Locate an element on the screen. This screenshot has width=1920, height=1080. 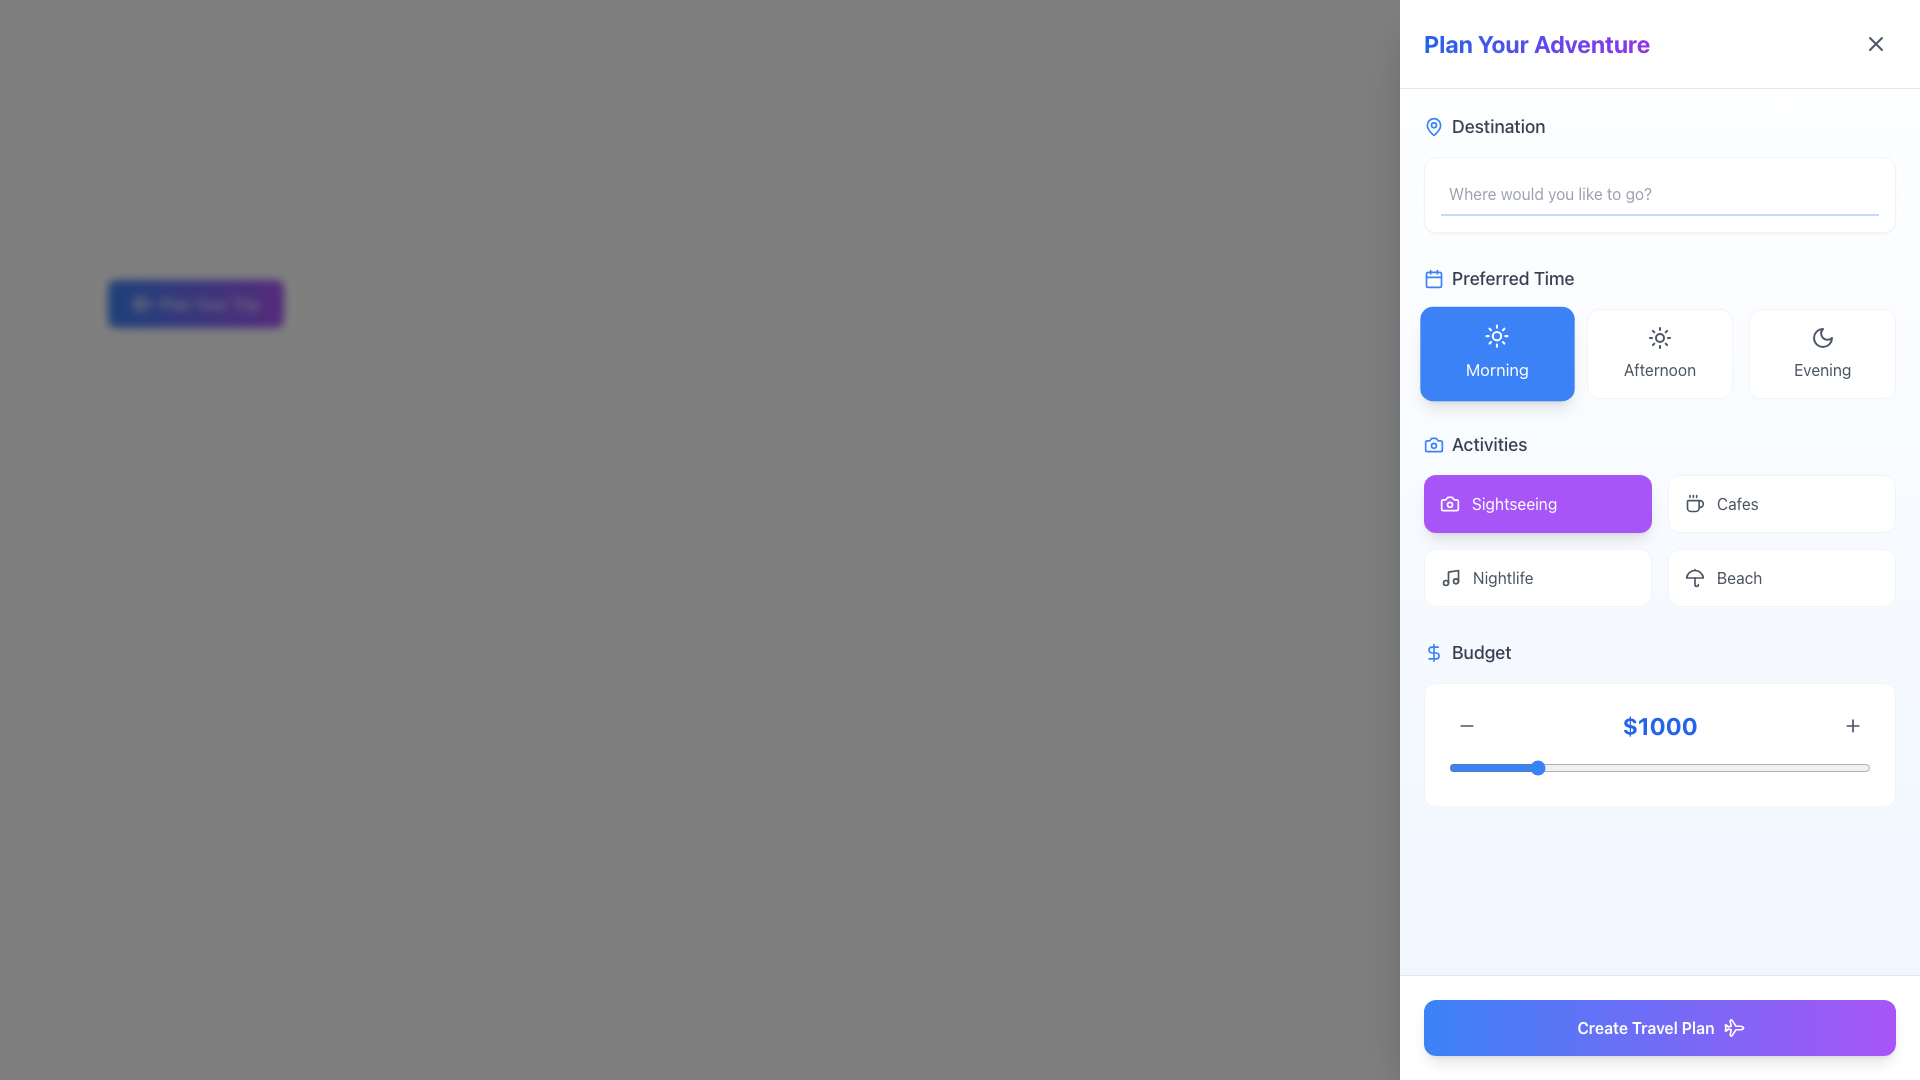
the 'Morning' time selection button is located at coordinates (1497, 369).